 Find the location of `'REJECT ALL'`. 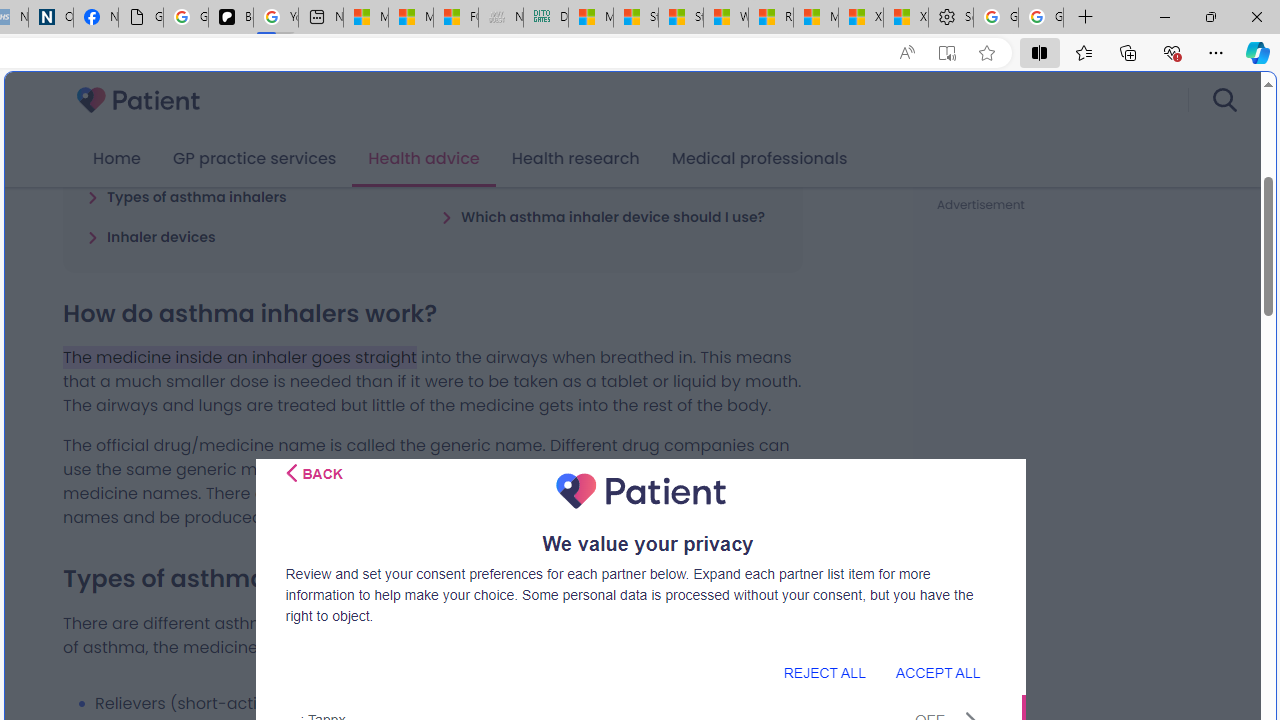

'REJECT ALL' is located at coordinates (824, 672).